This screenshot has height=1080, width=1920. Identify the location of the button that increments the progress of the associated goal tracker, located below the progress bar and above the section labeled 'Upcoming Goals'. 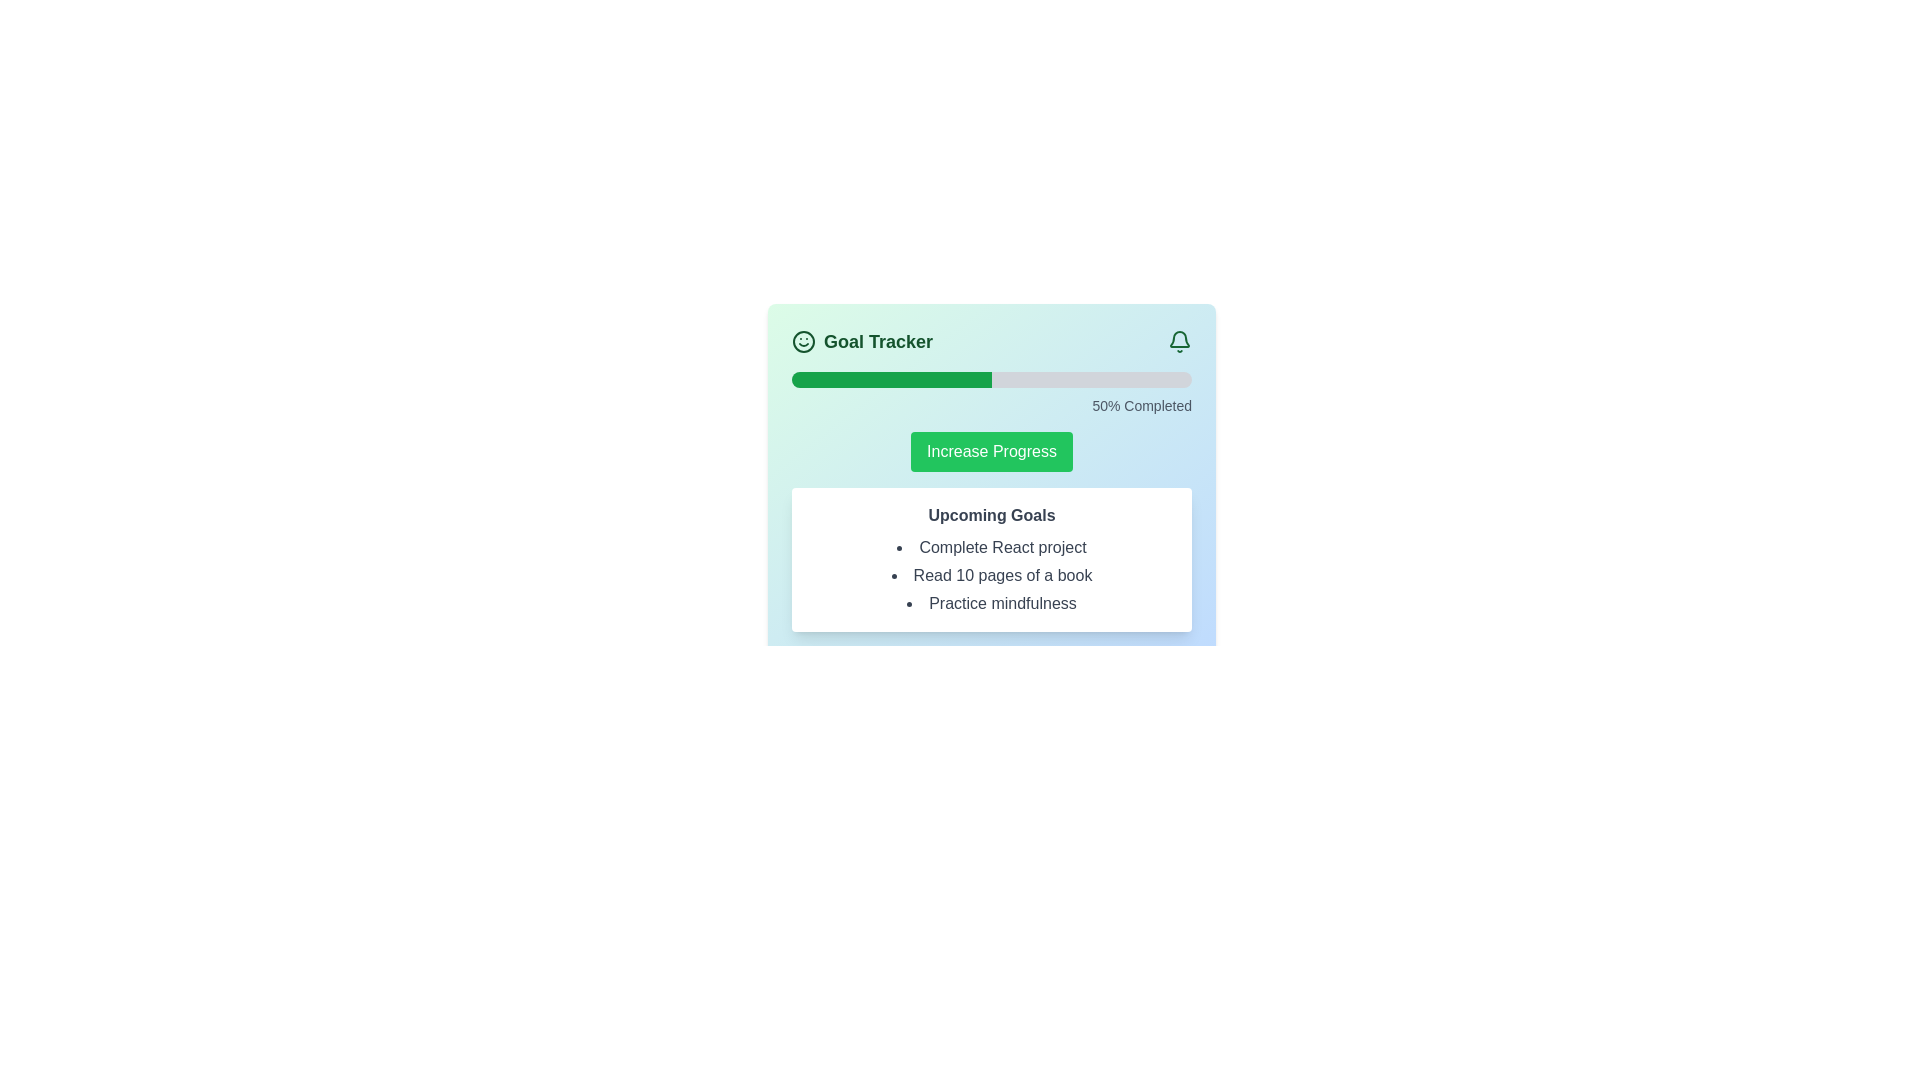
(992, 451).